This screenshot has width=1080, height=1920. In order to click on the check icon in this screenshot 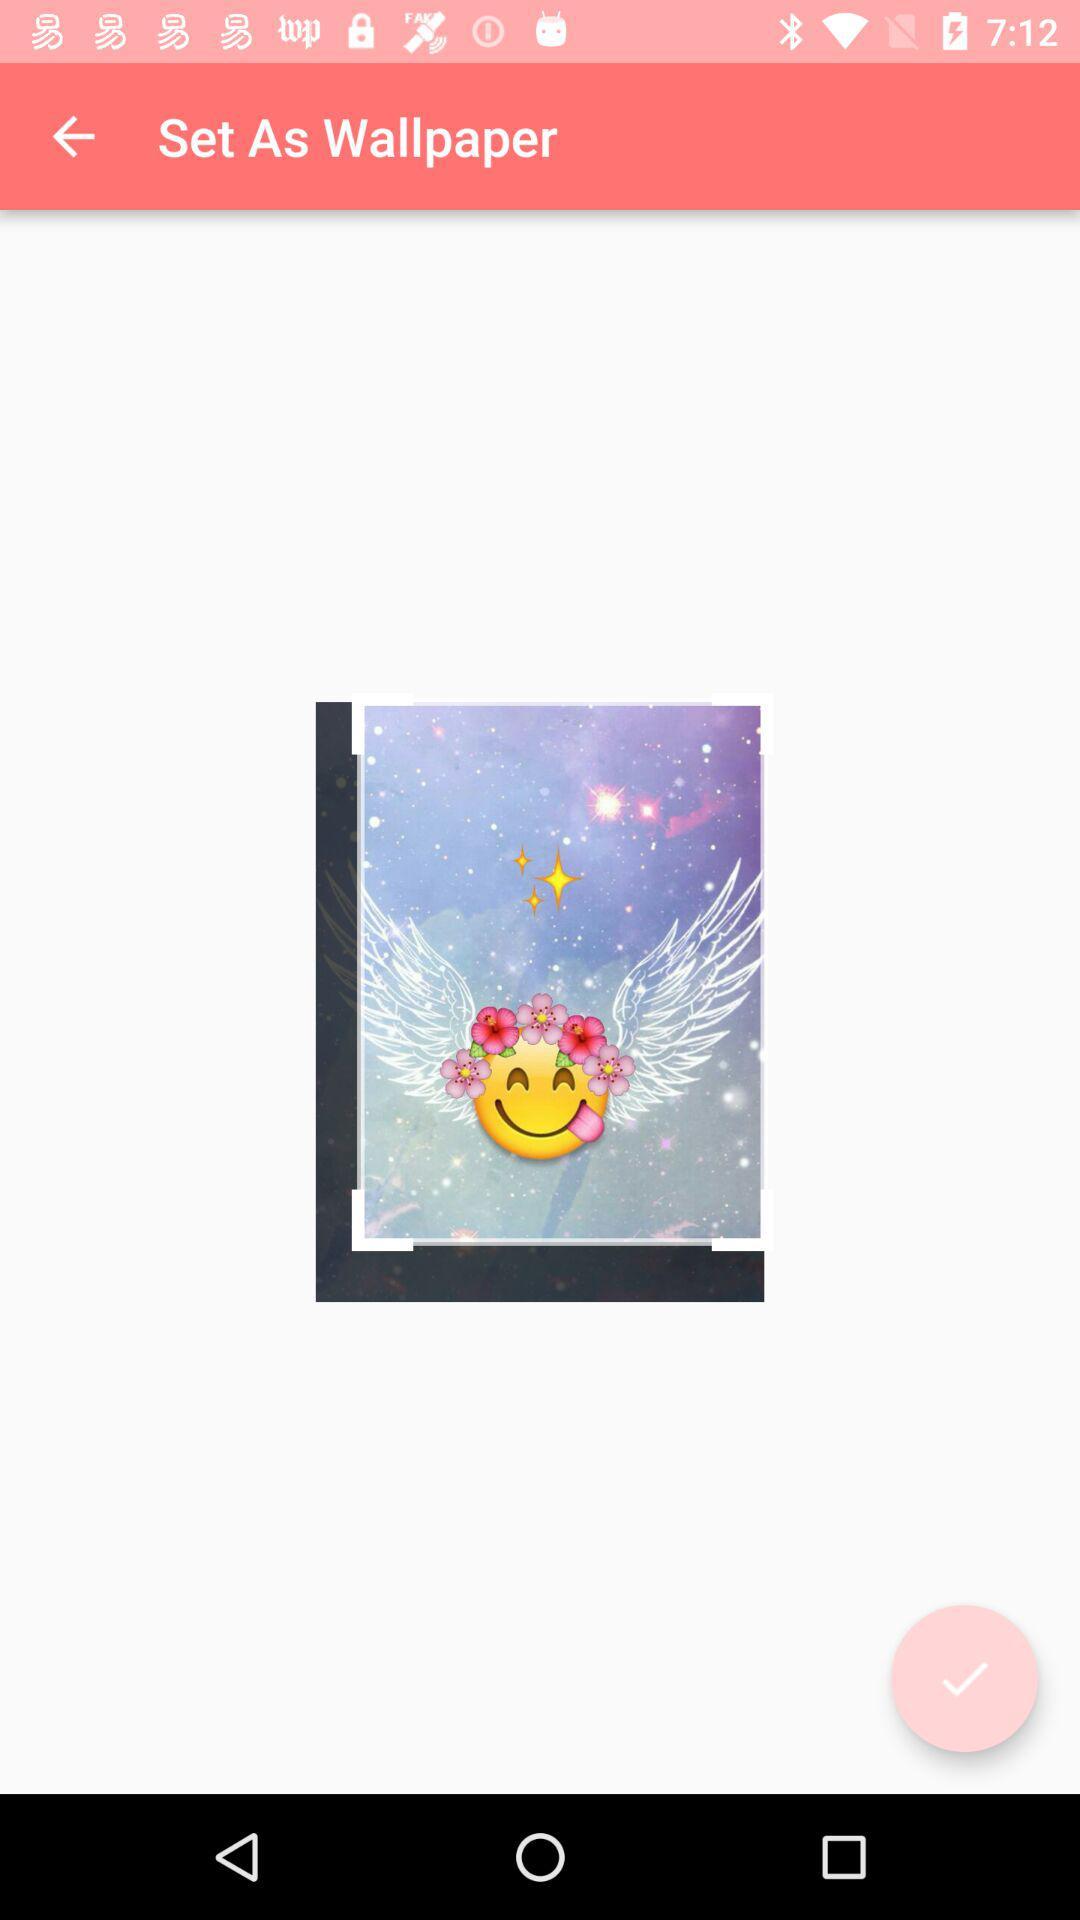, I will do `click(963, 1678)`.